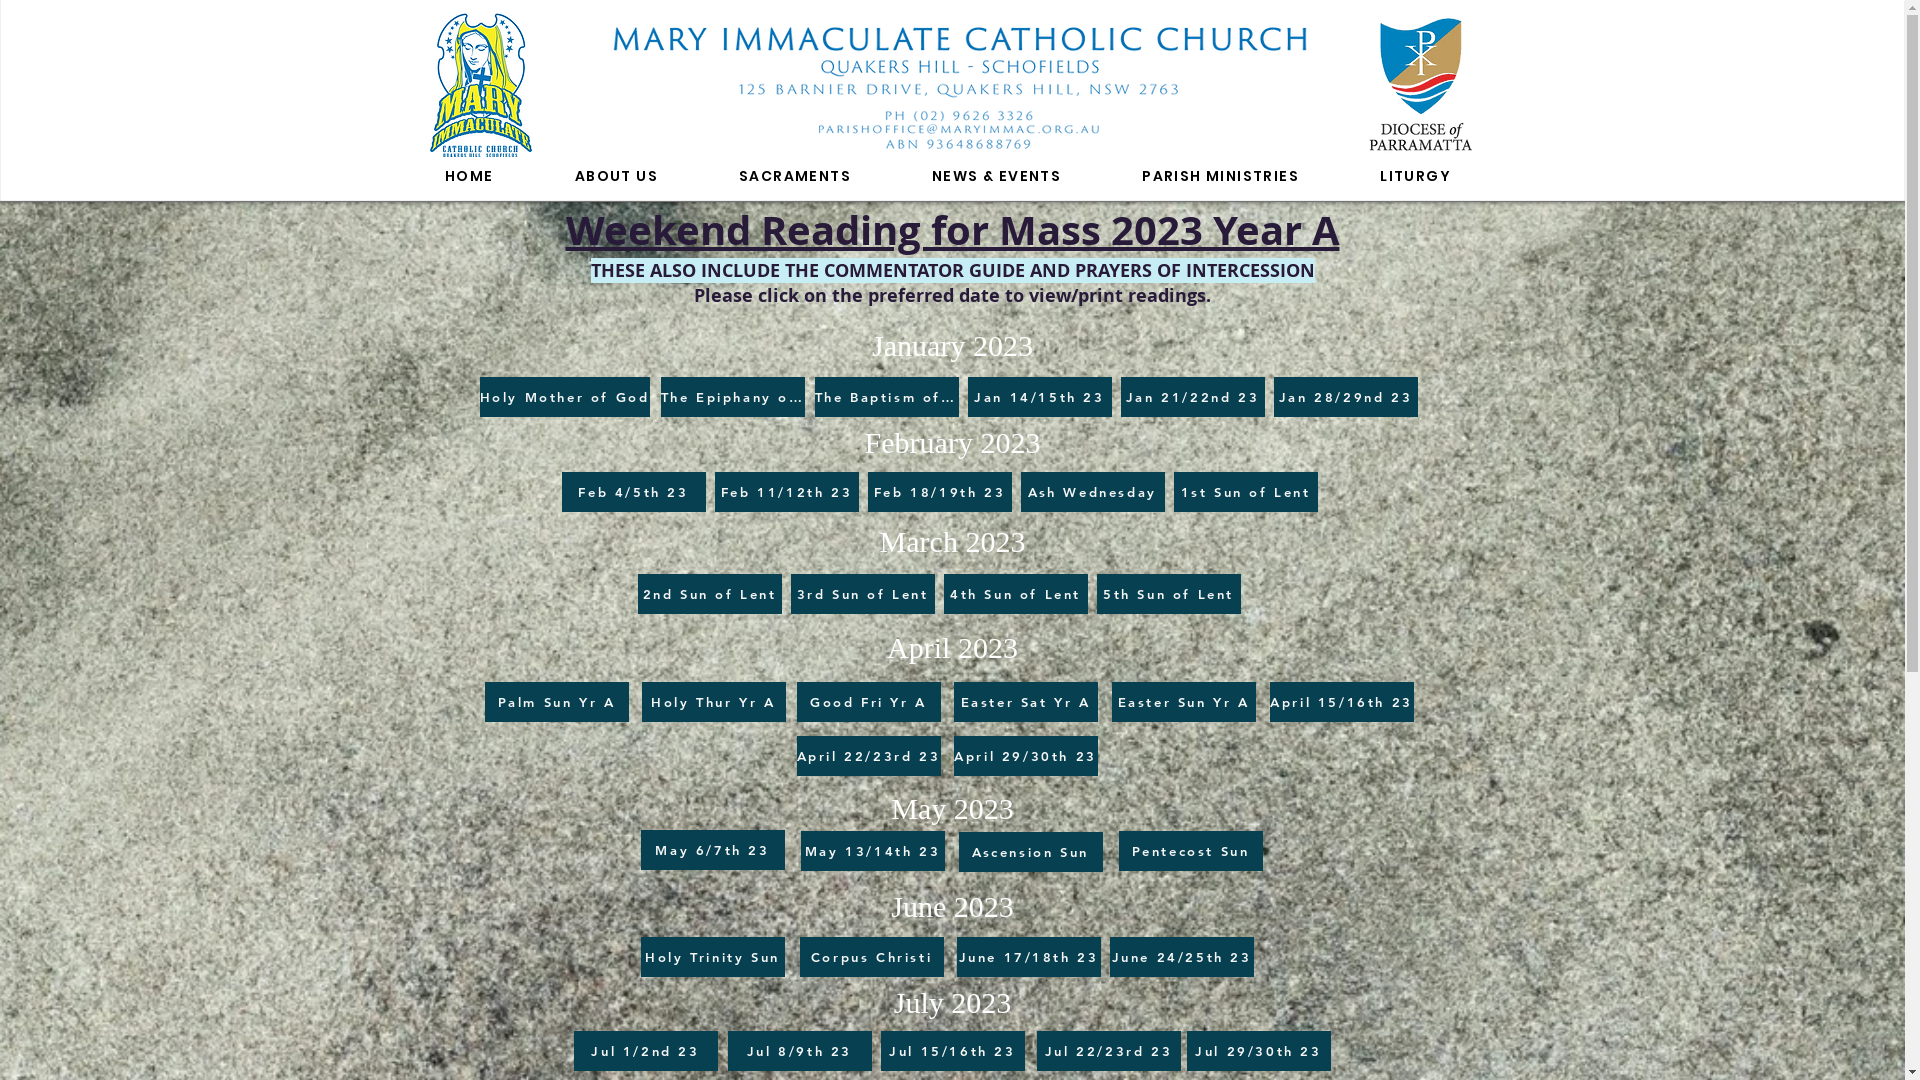 The height and width of the screenshot is (1080, 1920). Describe the element at coordinates (885, 397) in the screenshot. I see `'The Baptism of the Lord'` at that location.